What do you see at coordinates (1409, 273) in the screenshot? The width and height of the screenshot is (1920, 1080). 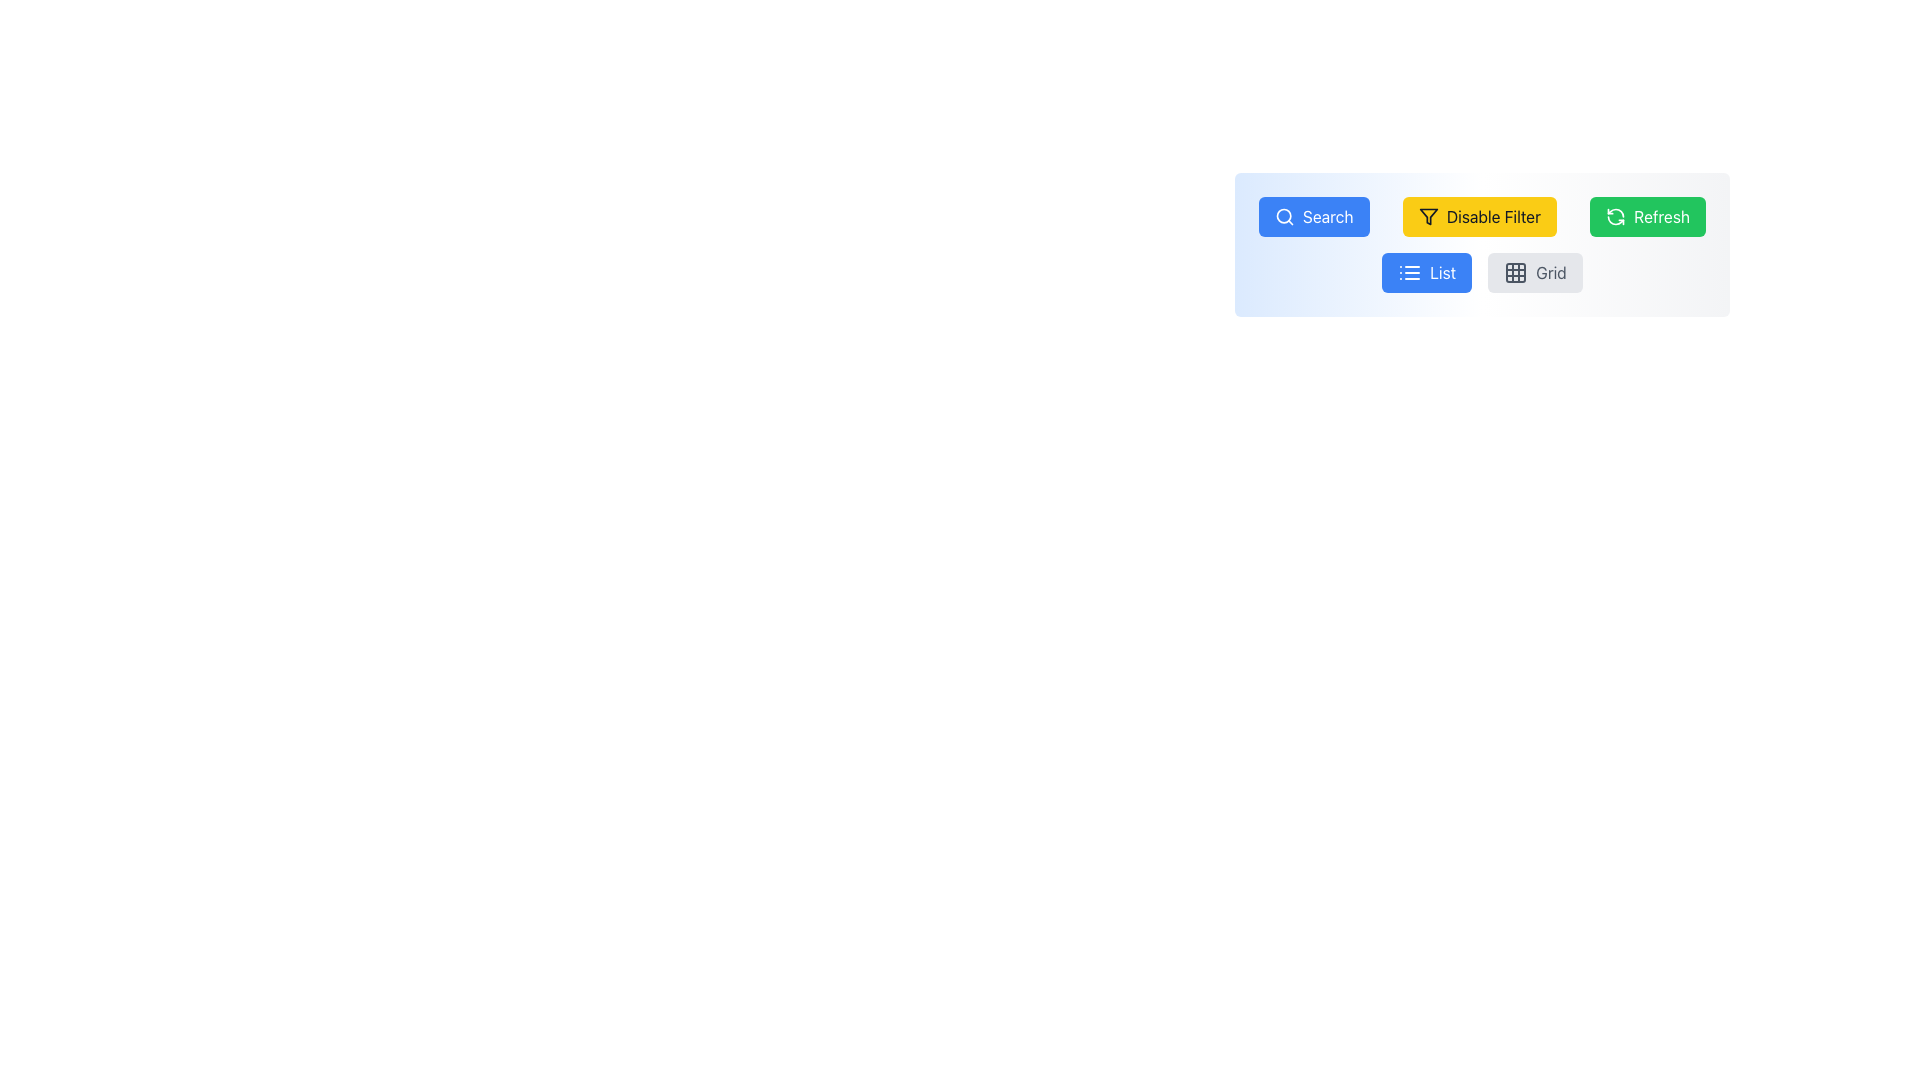 I see `the icon within the 'List' button in the horizontal toolbar` at bounding box center [1409, 273].